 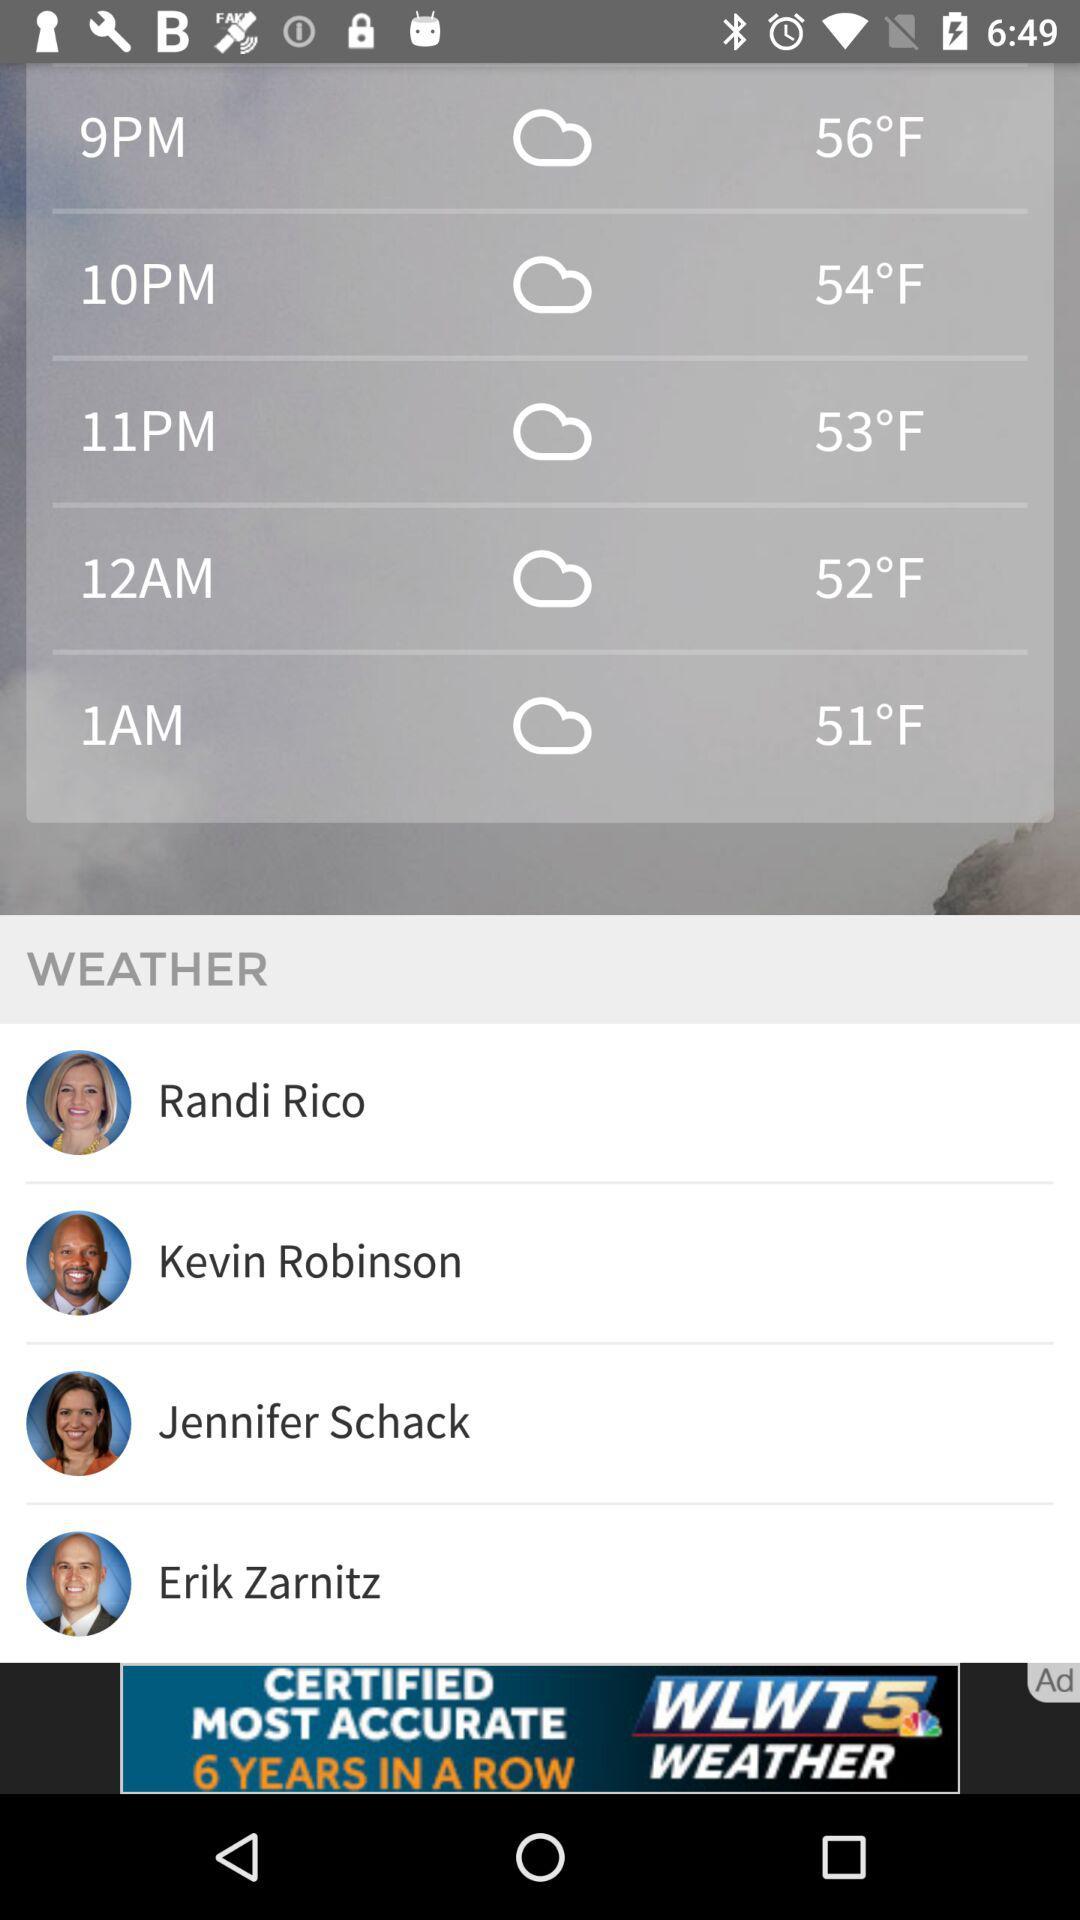 What do you see at coordinates (540, 1727) in the screenshot?
I see `advertisement` at bounding box center [540, 1727].